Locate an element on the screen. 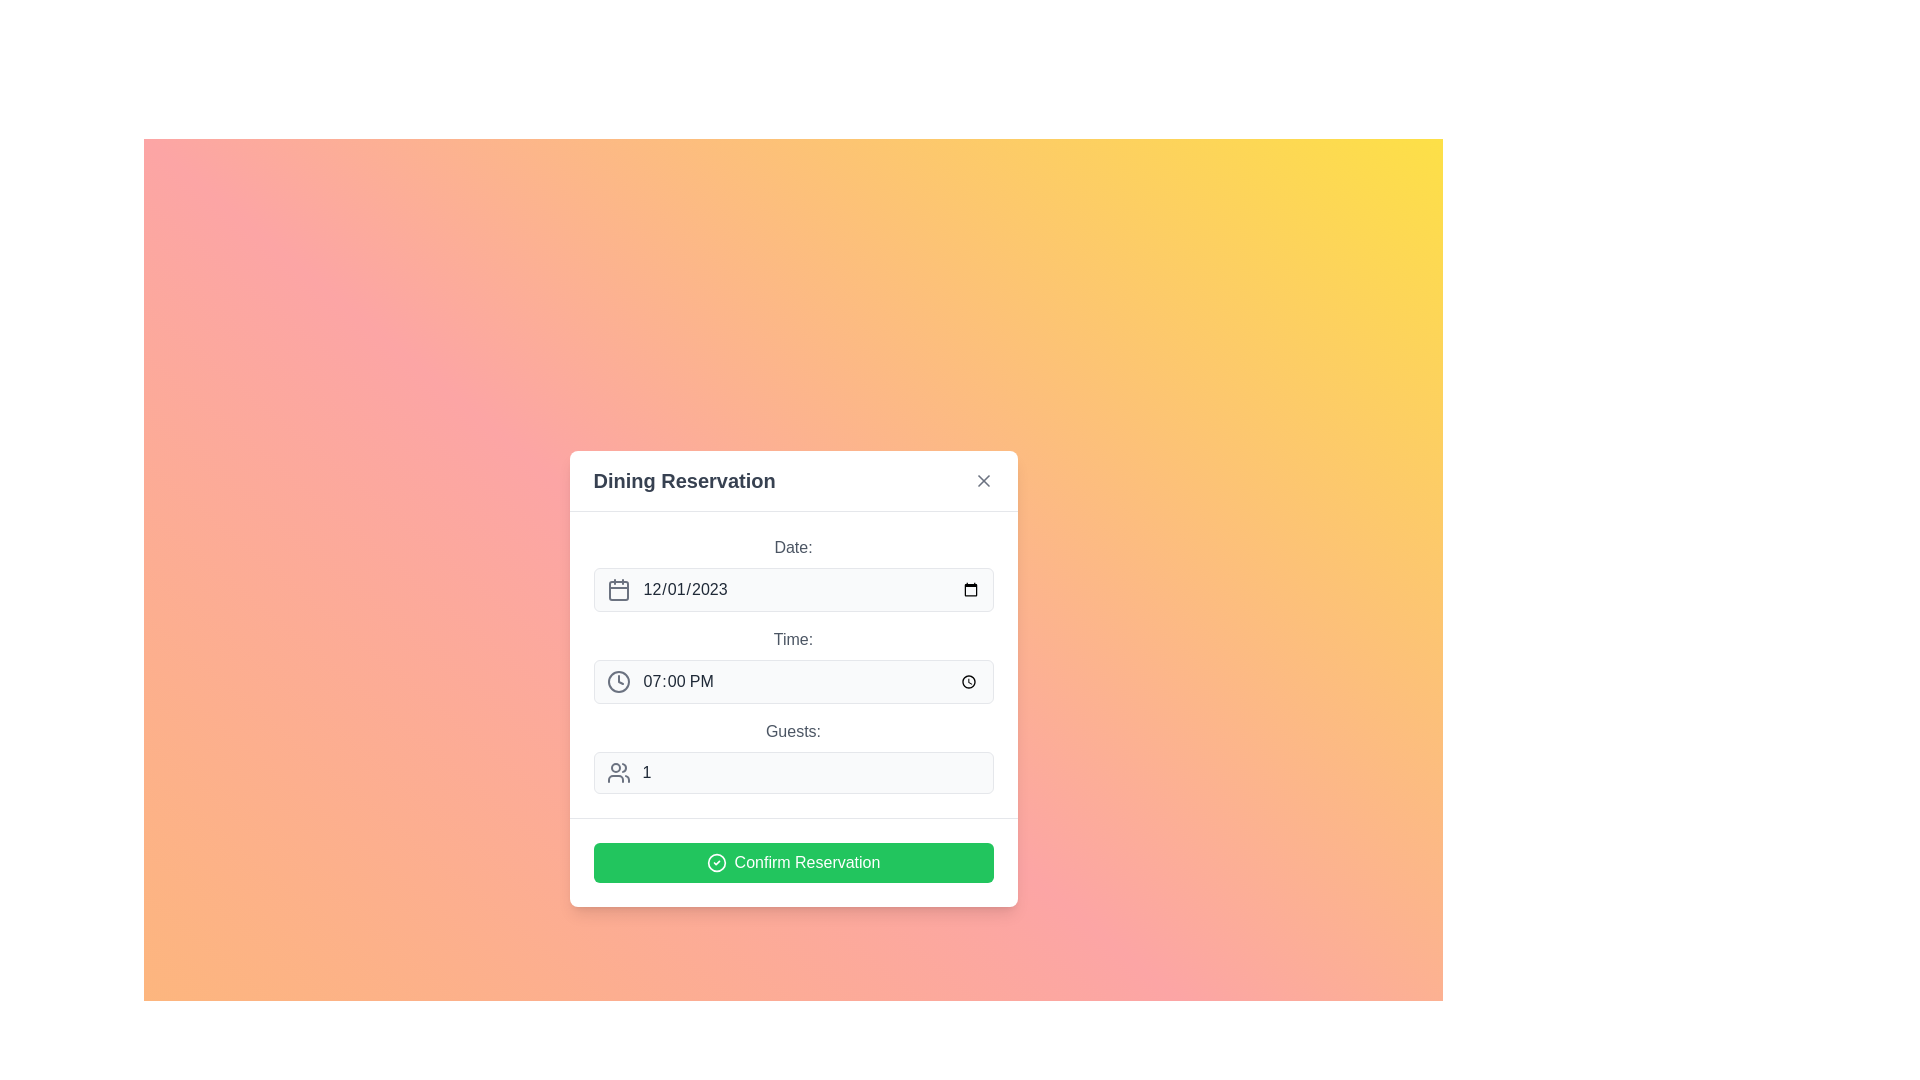 This screenshot has height=1080, width=1920. the green 'Confirm Reservation' button with a white checkmark is located at coordinates (792, 862).